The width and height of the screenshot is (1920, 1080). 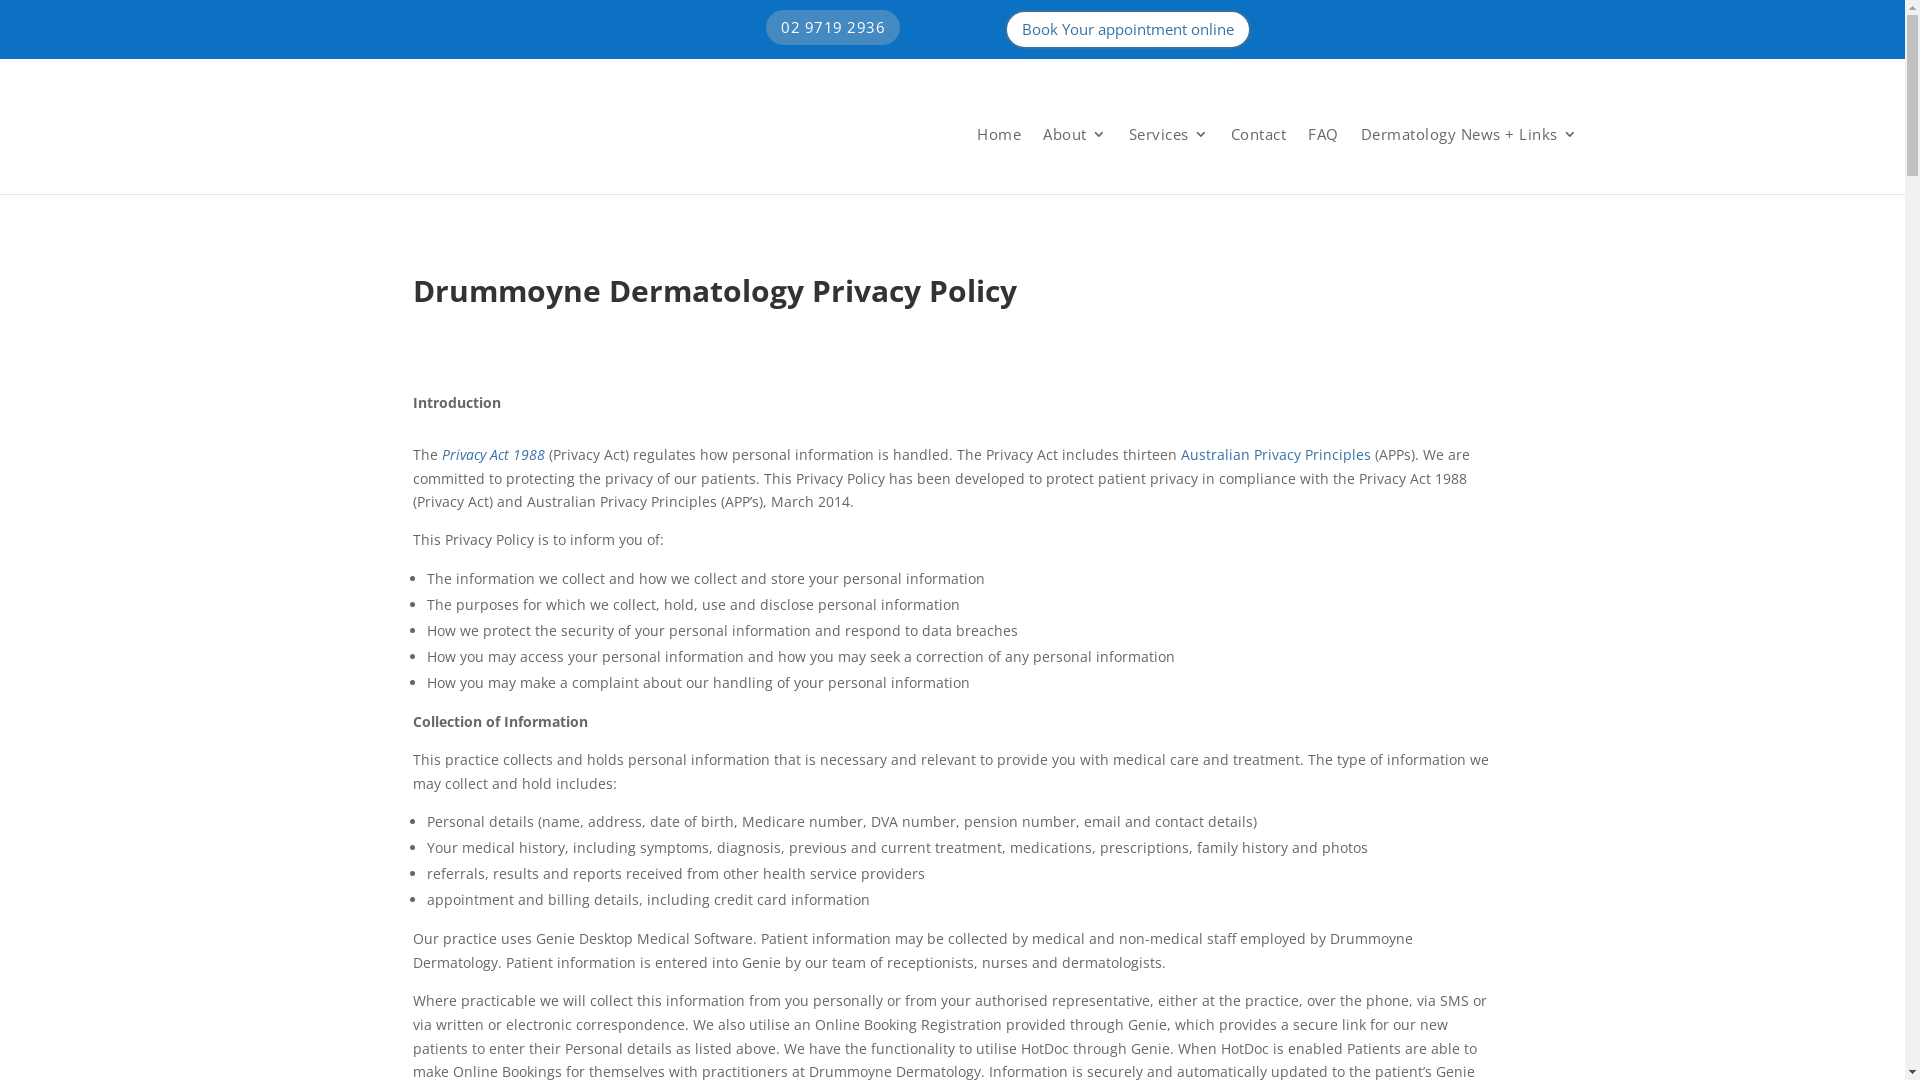 I want to click on 'Privacy Act 1988', so click(x=493, y=454).